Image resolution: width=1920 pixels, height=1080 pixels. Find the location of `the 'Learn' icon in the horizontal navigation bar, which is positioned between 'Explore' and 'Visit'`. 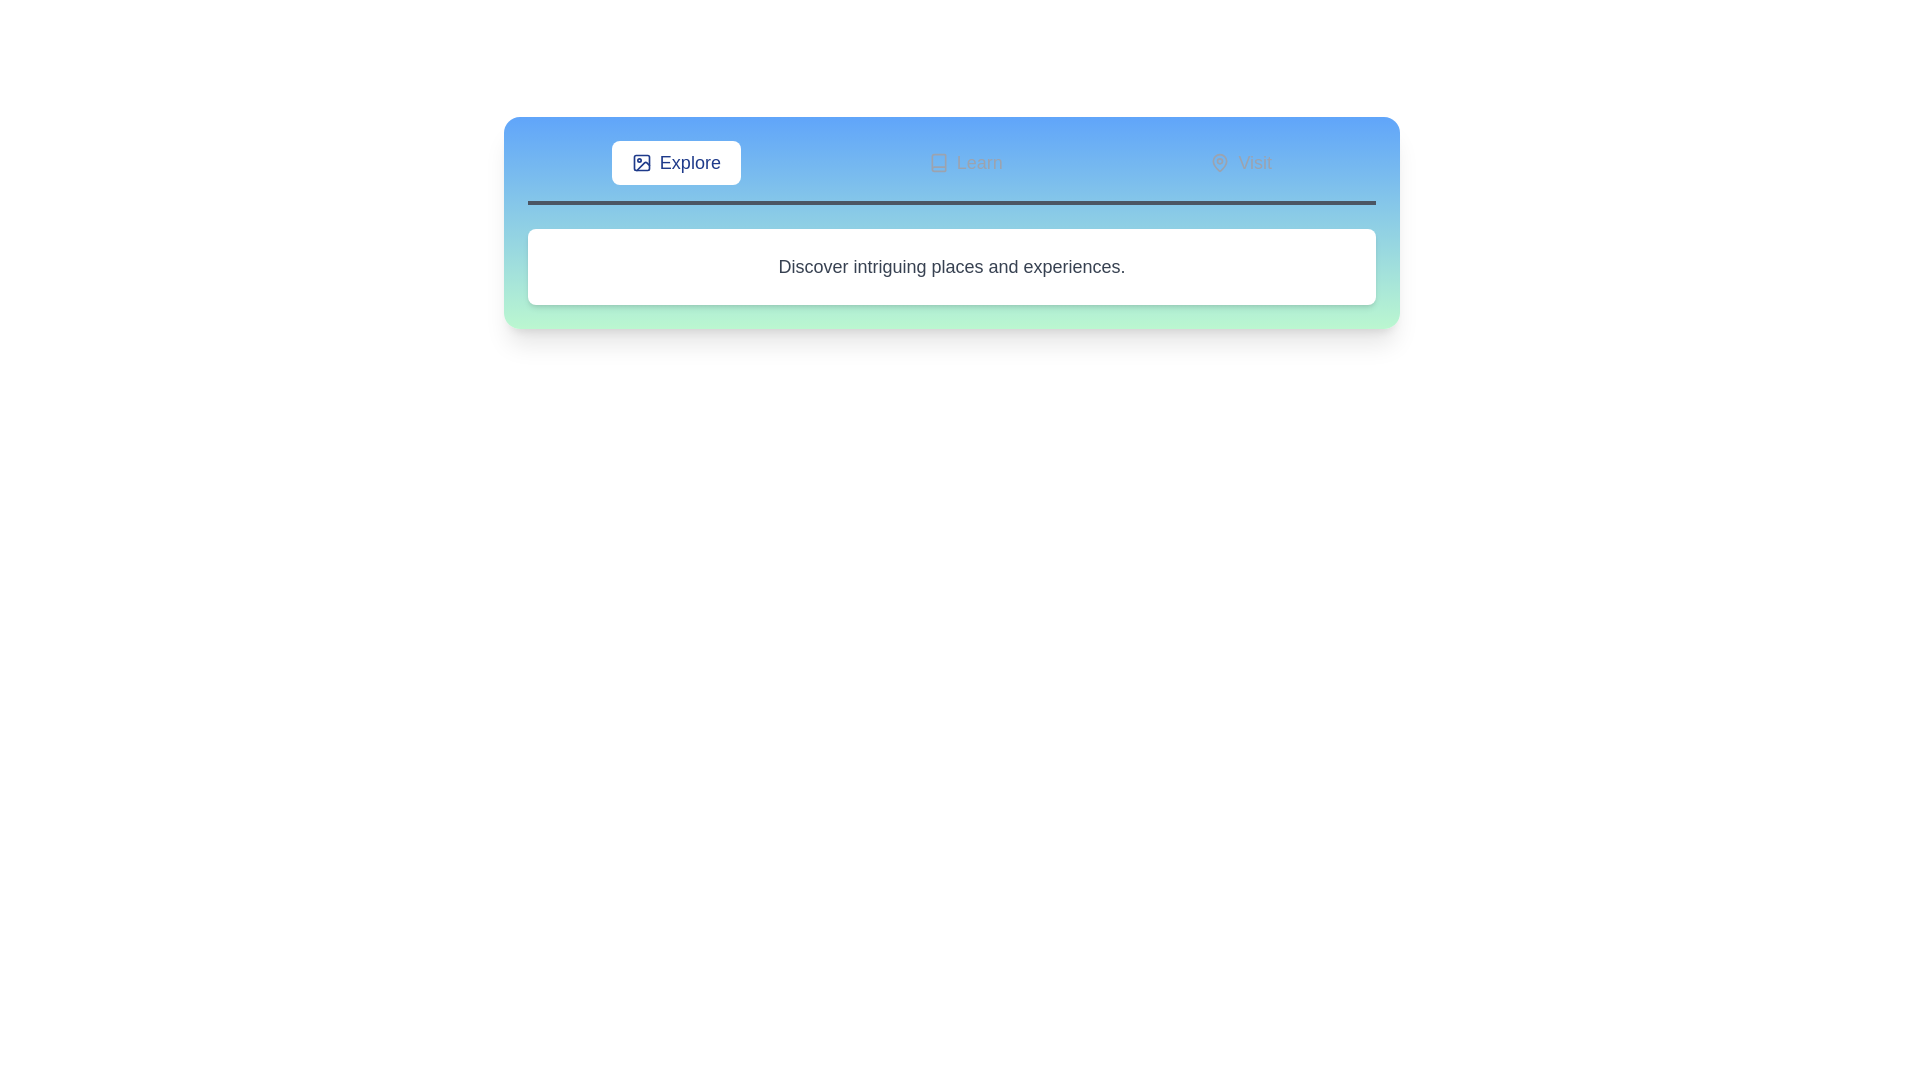

the 'Learn' icon in the horizontal navigation bar, which is positioned between 'Explore' and 'Visit' is located at coordinates (937, 161).